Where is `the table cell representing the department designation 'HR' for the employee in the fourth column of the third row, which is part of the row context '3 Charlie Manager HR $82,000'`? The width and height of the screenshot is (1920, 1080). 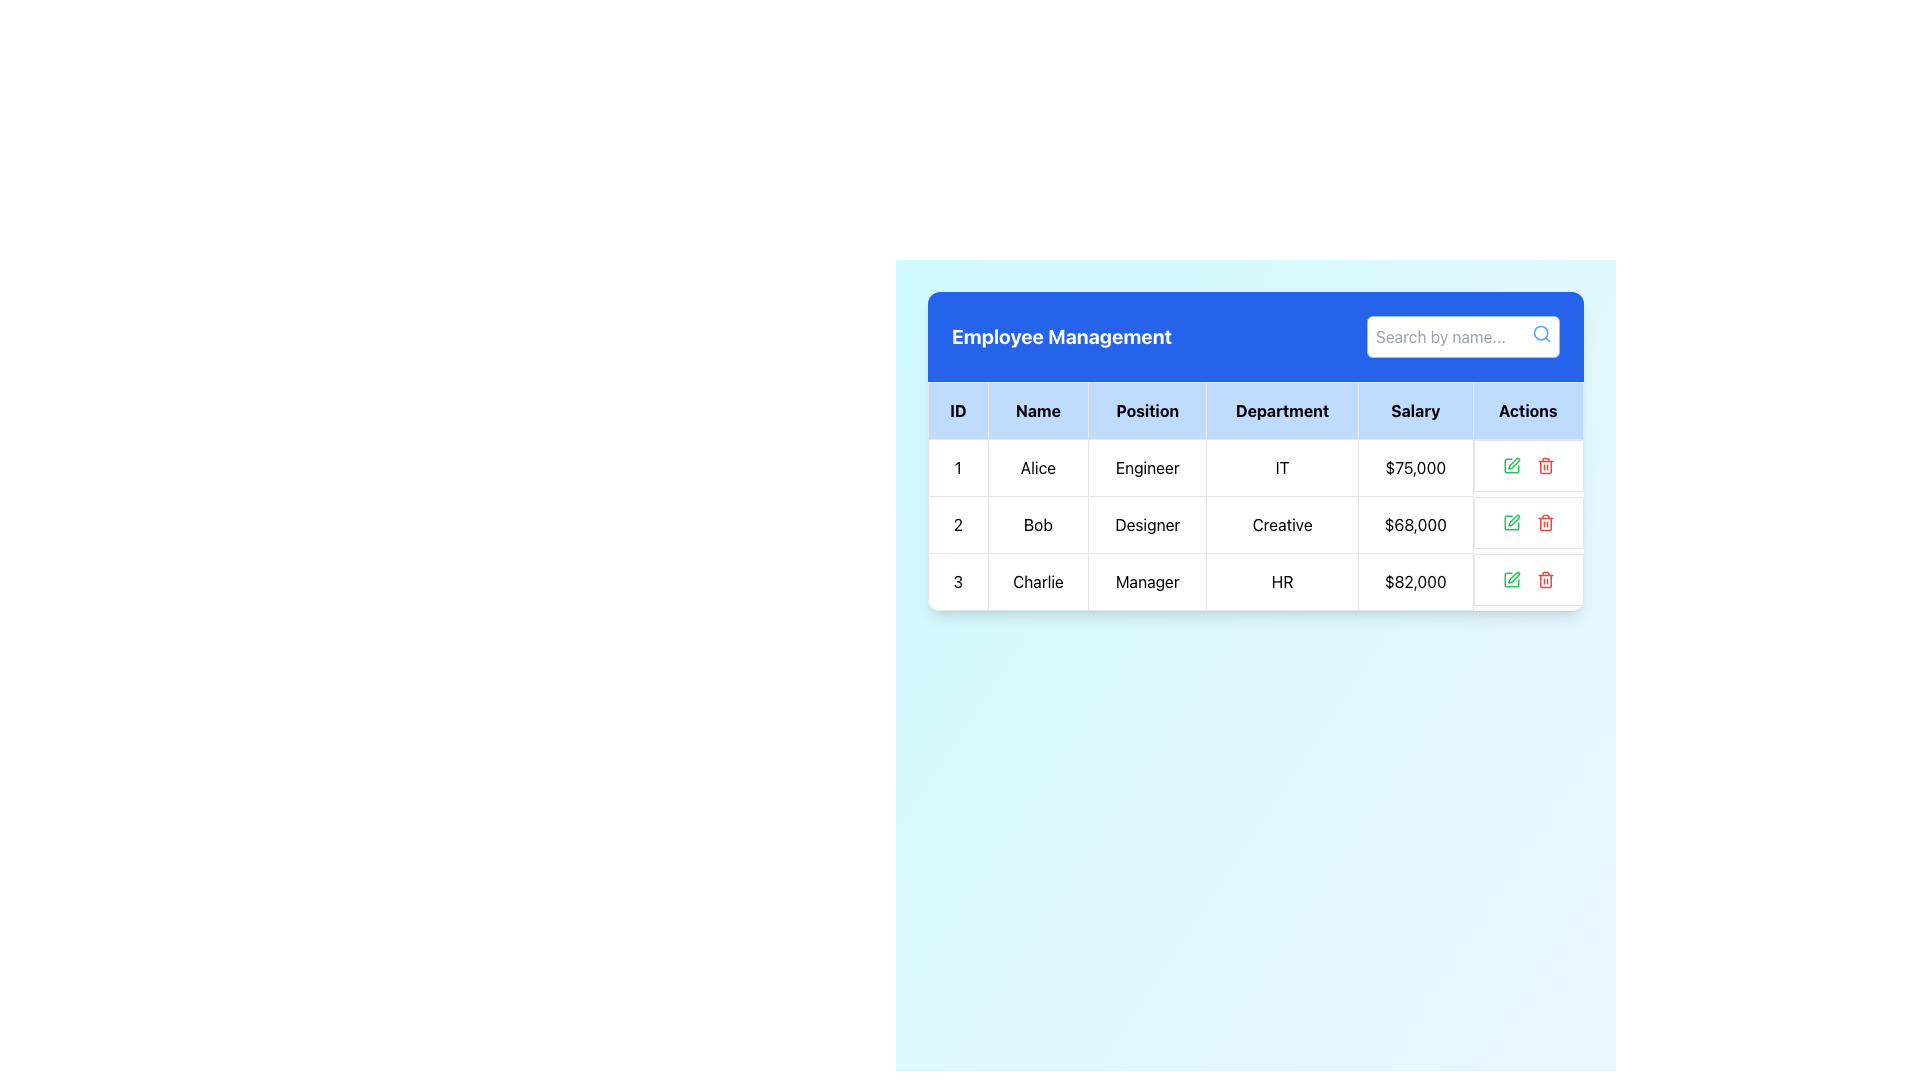 the table cell representing the department designation 'HR' for the employee in the fourth column of the third row, which is part of the row context '3 Charlie Manager HR $82,000' is located at coordinates (1282, 582).